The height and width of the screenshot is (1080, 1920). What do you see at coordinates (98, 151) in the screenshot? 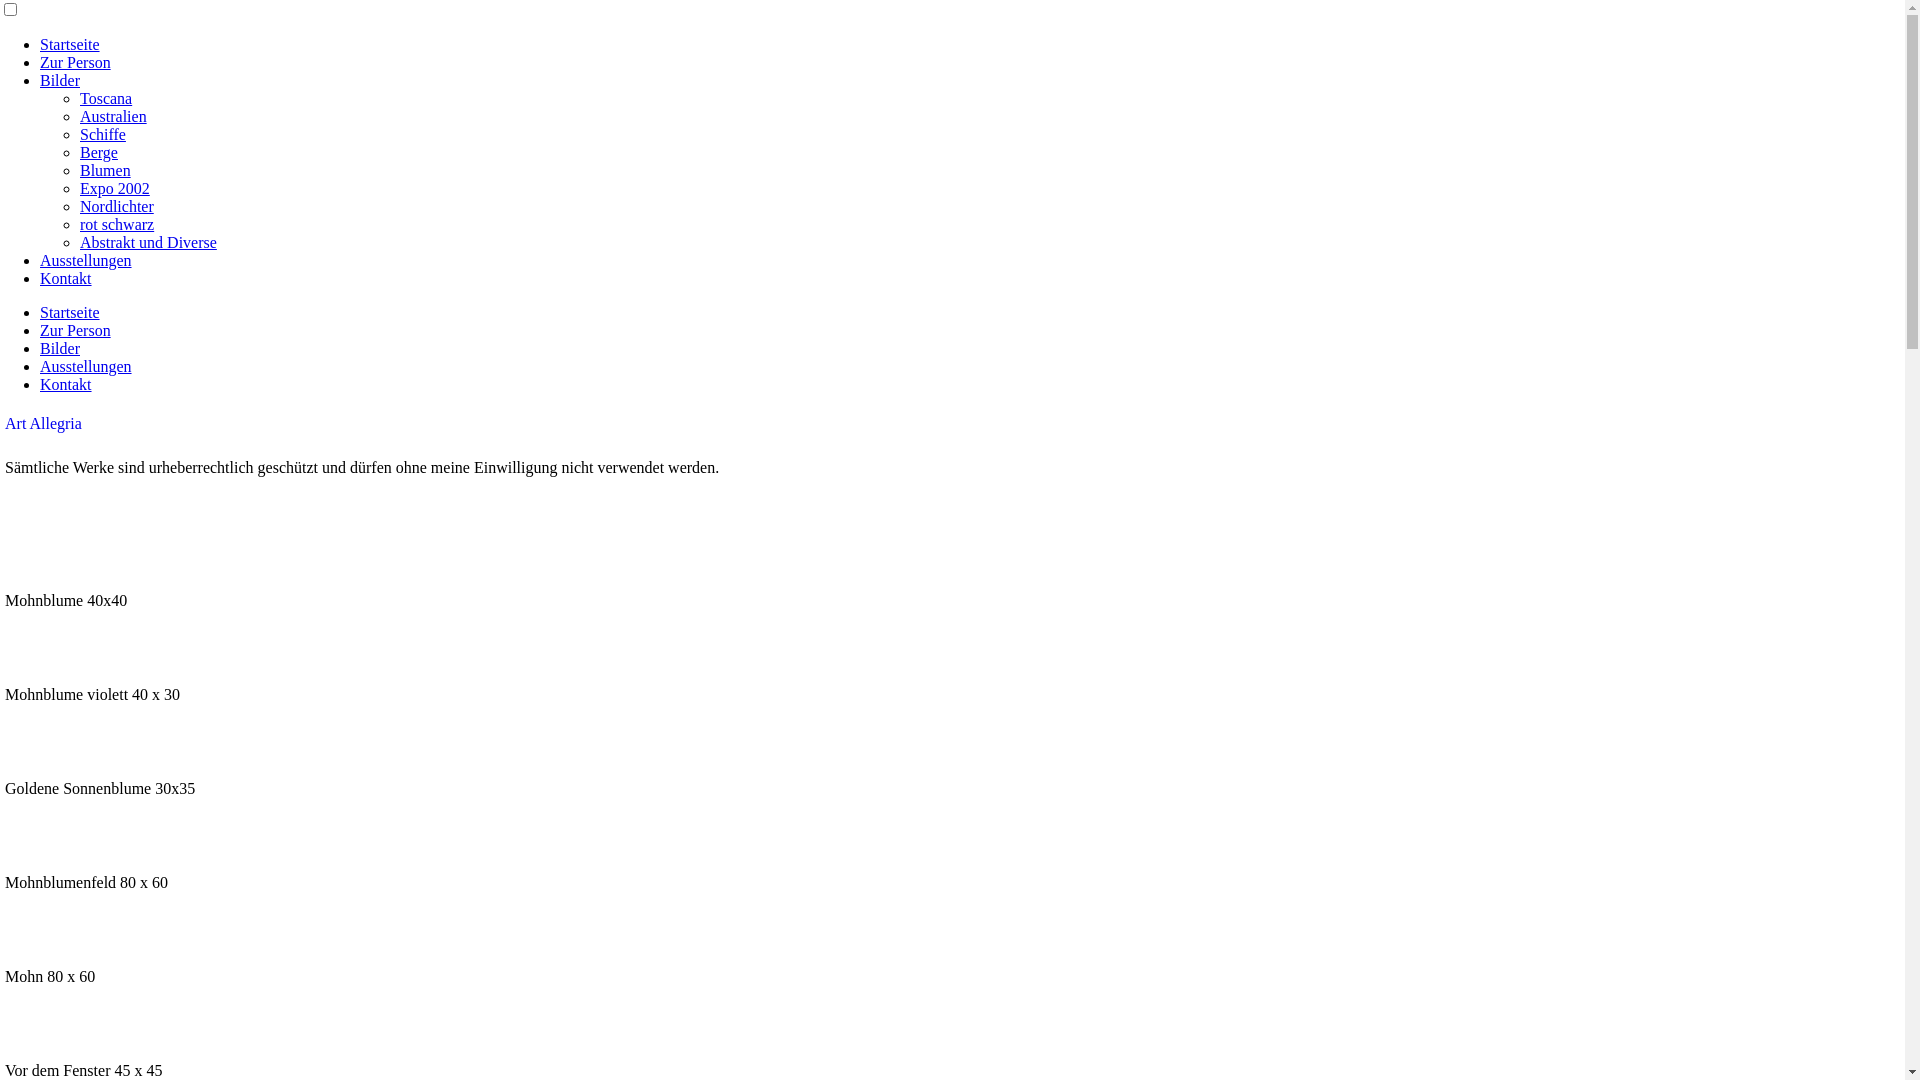
I see `'Berge'` at bounding box center [98, 151].